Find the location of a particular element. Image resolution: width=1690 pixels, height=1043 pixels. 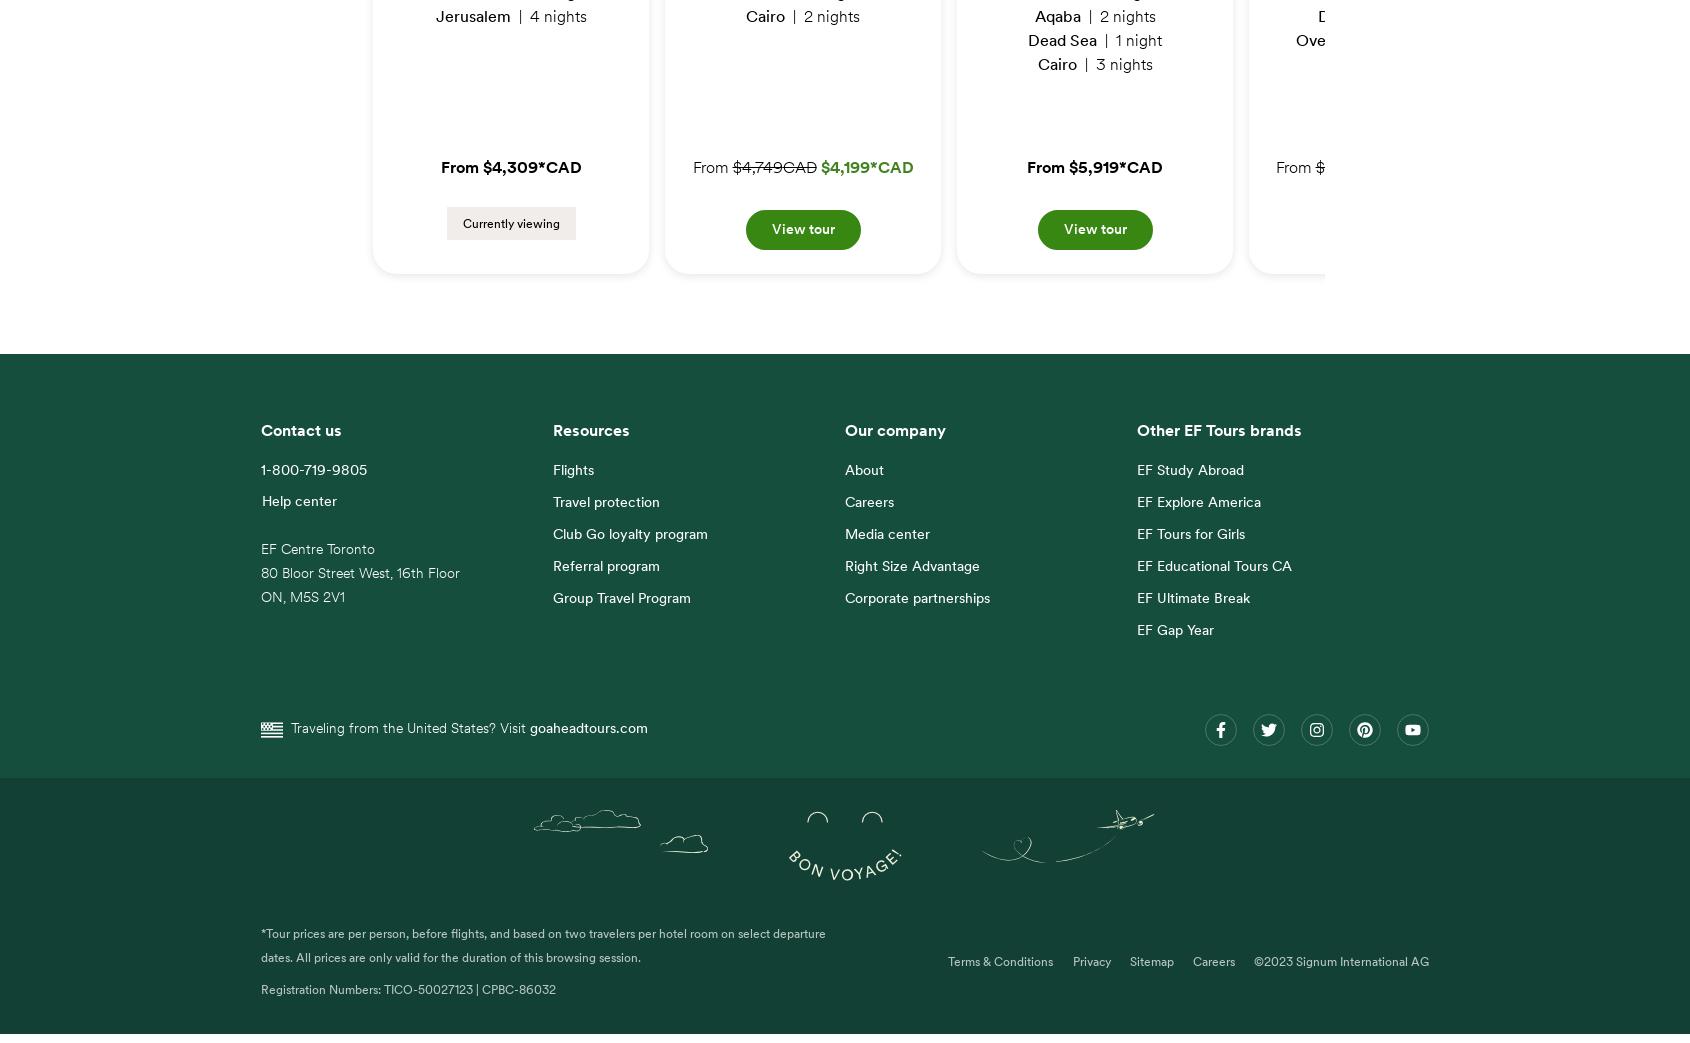

'$4,749' is located at coordinates (755, 177).